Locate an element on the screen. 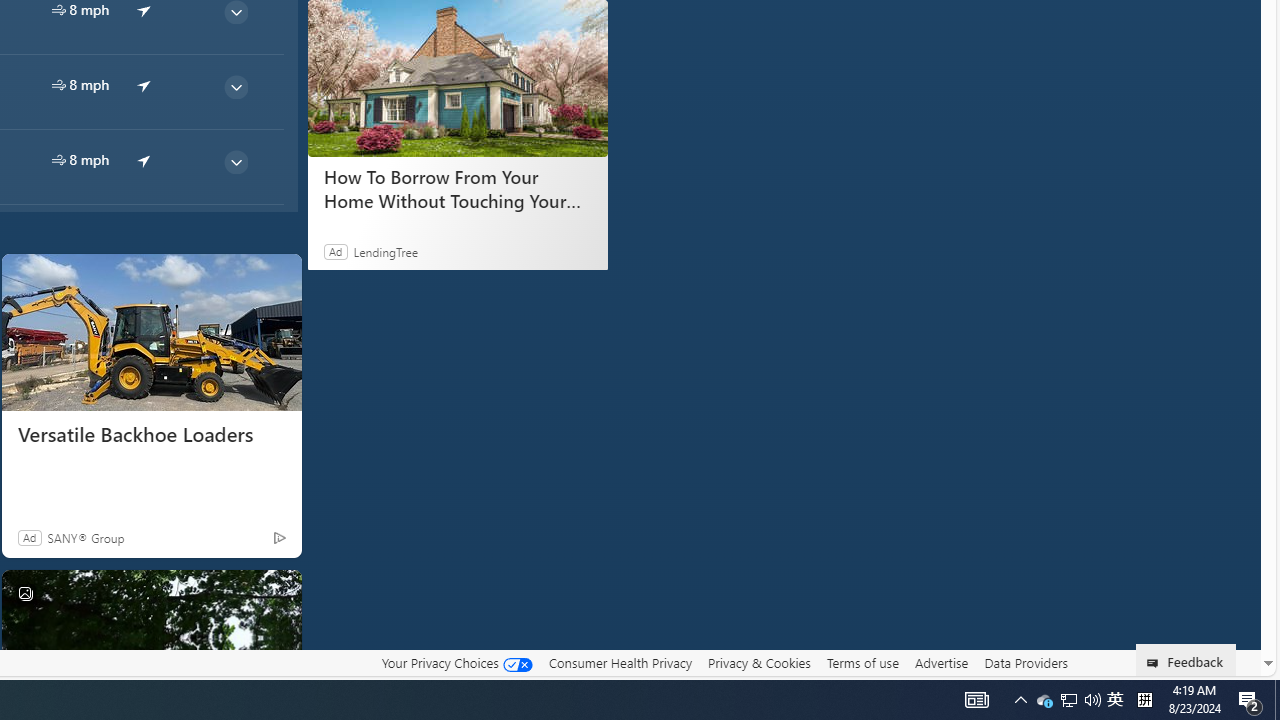 The image size is (1280, 720). 'Ad Choice' is located at coordinates (278, 536).